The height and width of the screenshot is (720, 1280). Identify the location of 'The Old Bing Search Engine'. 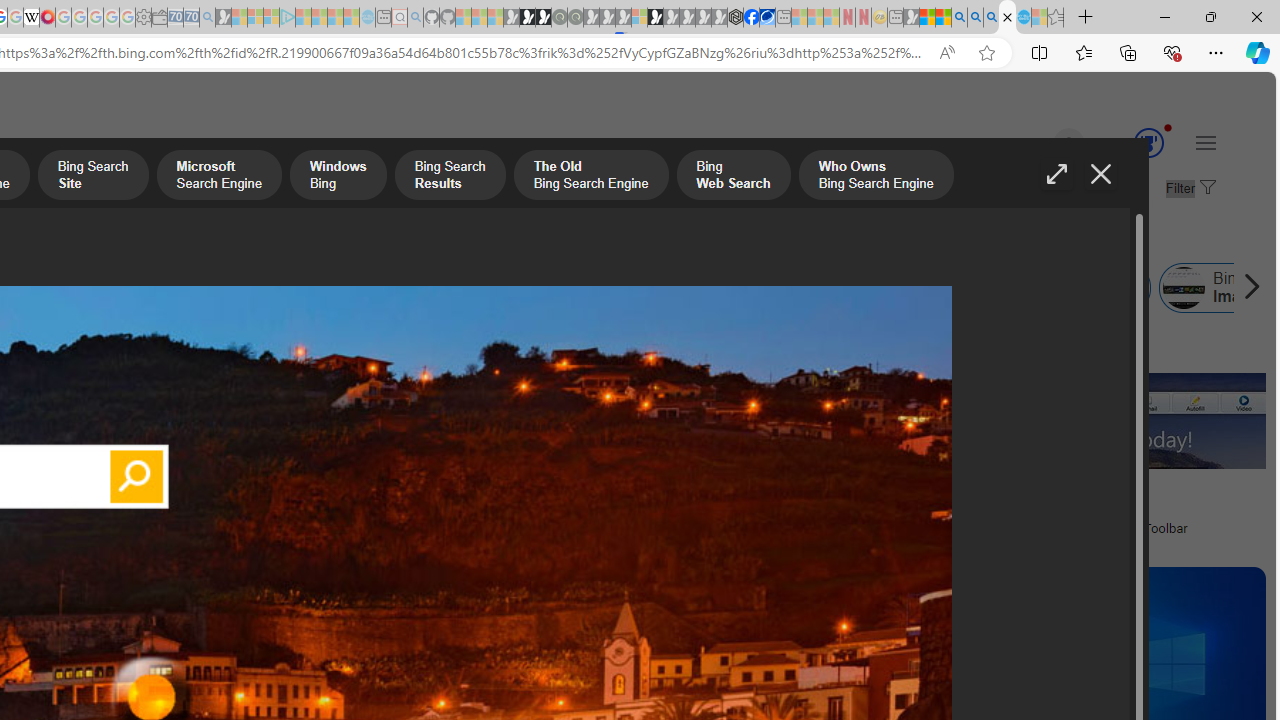
(590, 176).